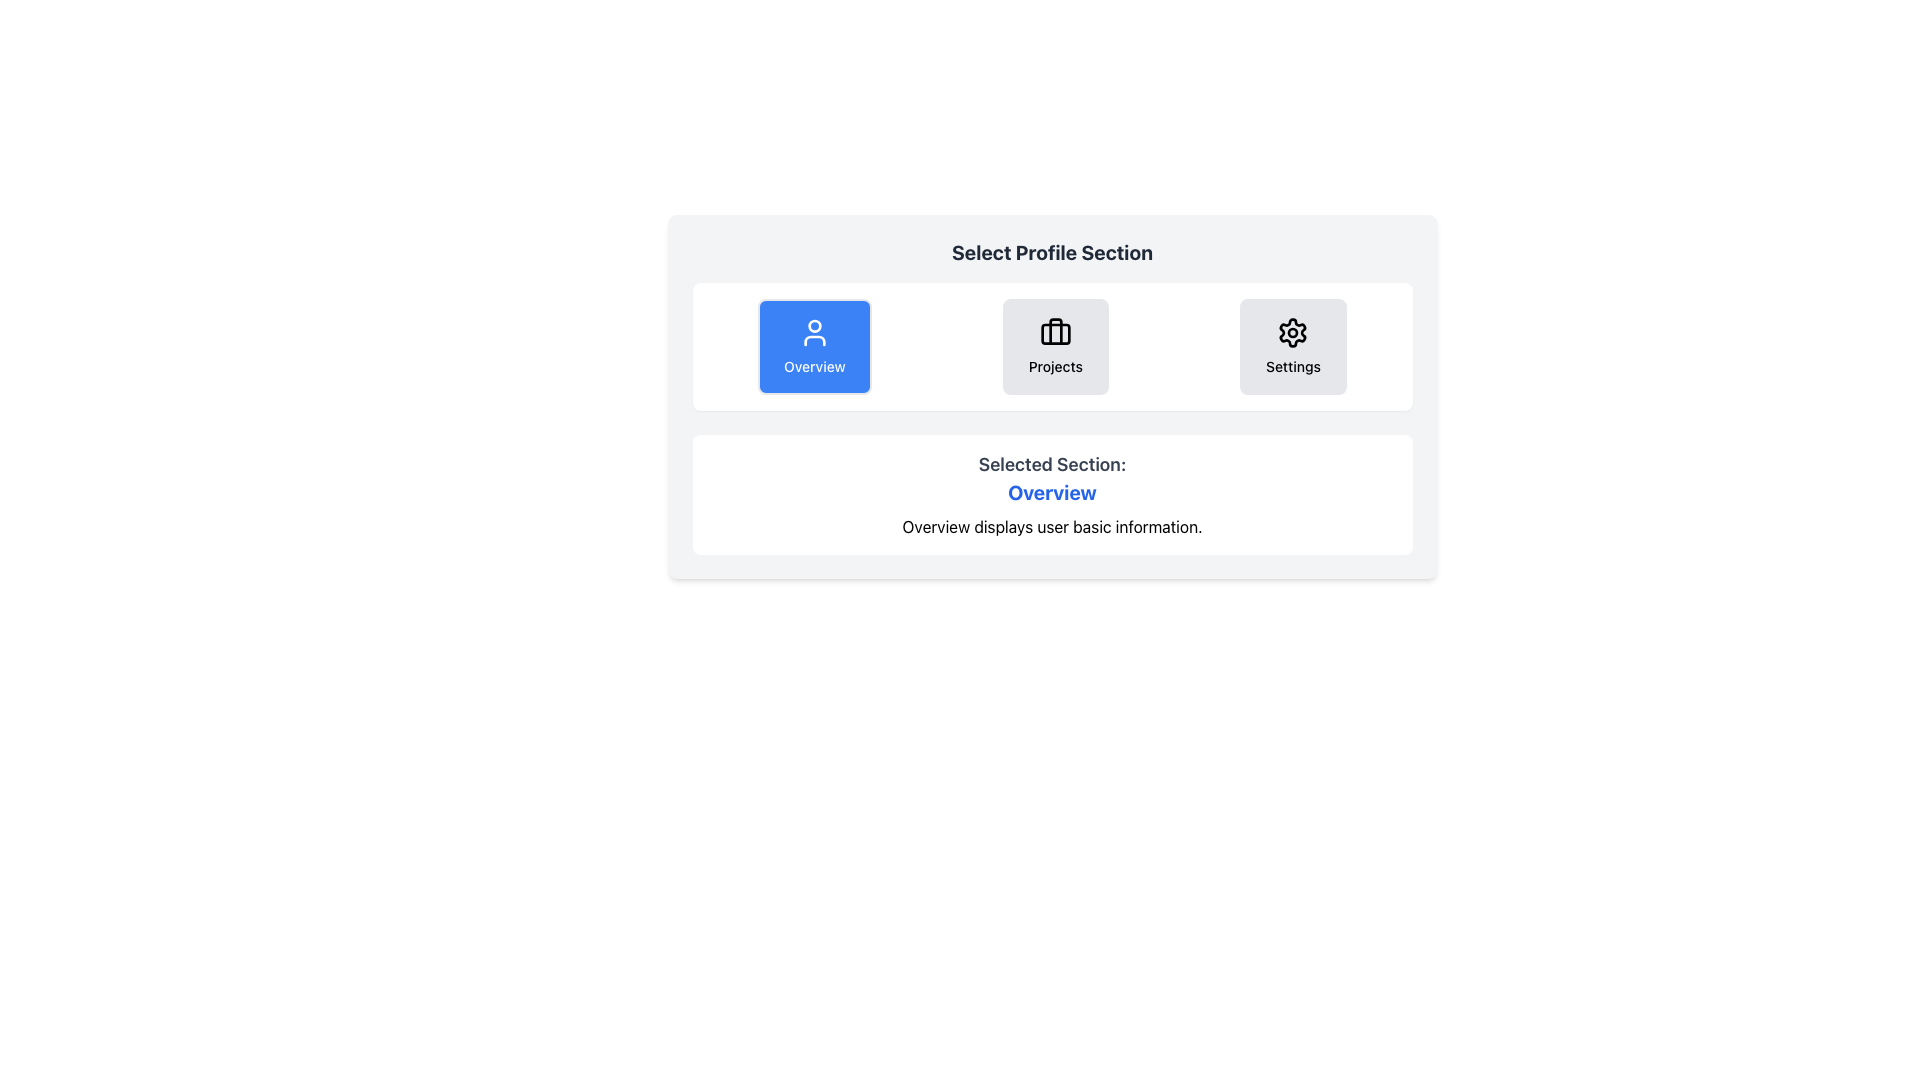 The image size is (1920, 1080). Describe the element at coordinates (814, 325) in the screenshot. I see `graphical component of the user profile icon, which is the first icon from the left in the row of selectable profile sections, using developer tools` at that location.